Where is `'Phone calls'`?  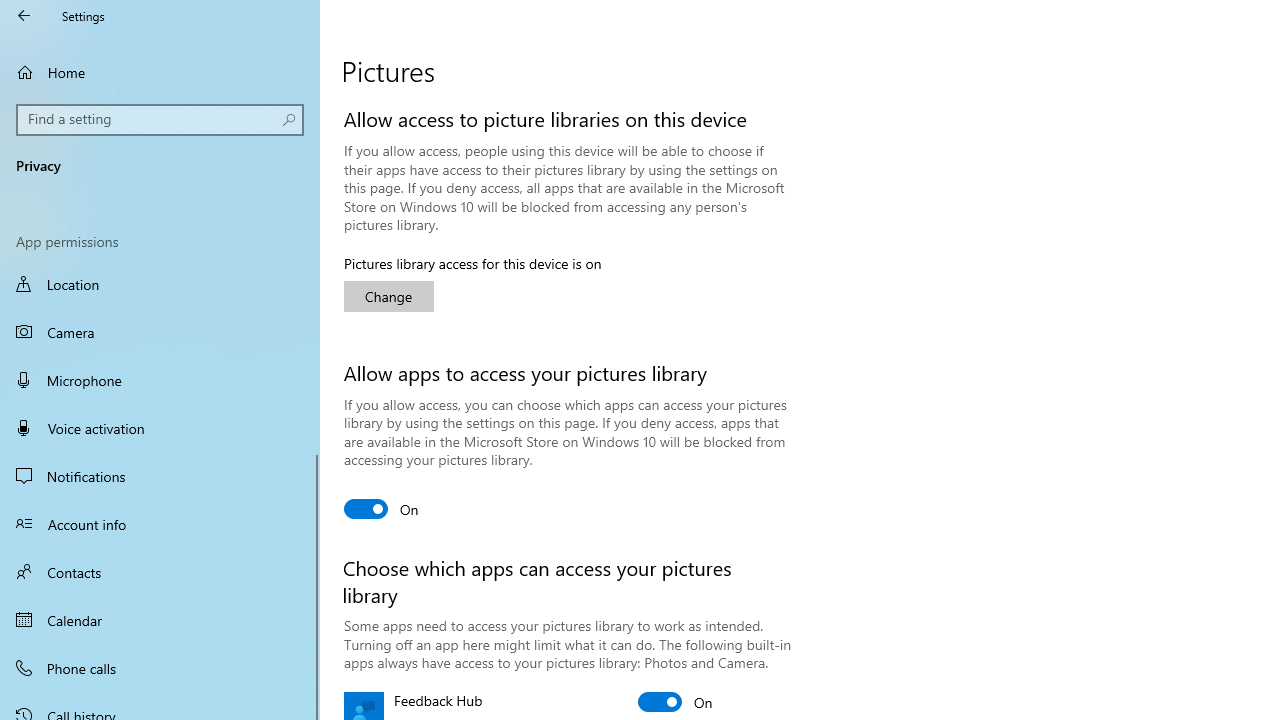
'Phone calls' is located at coordinates (160, 667).